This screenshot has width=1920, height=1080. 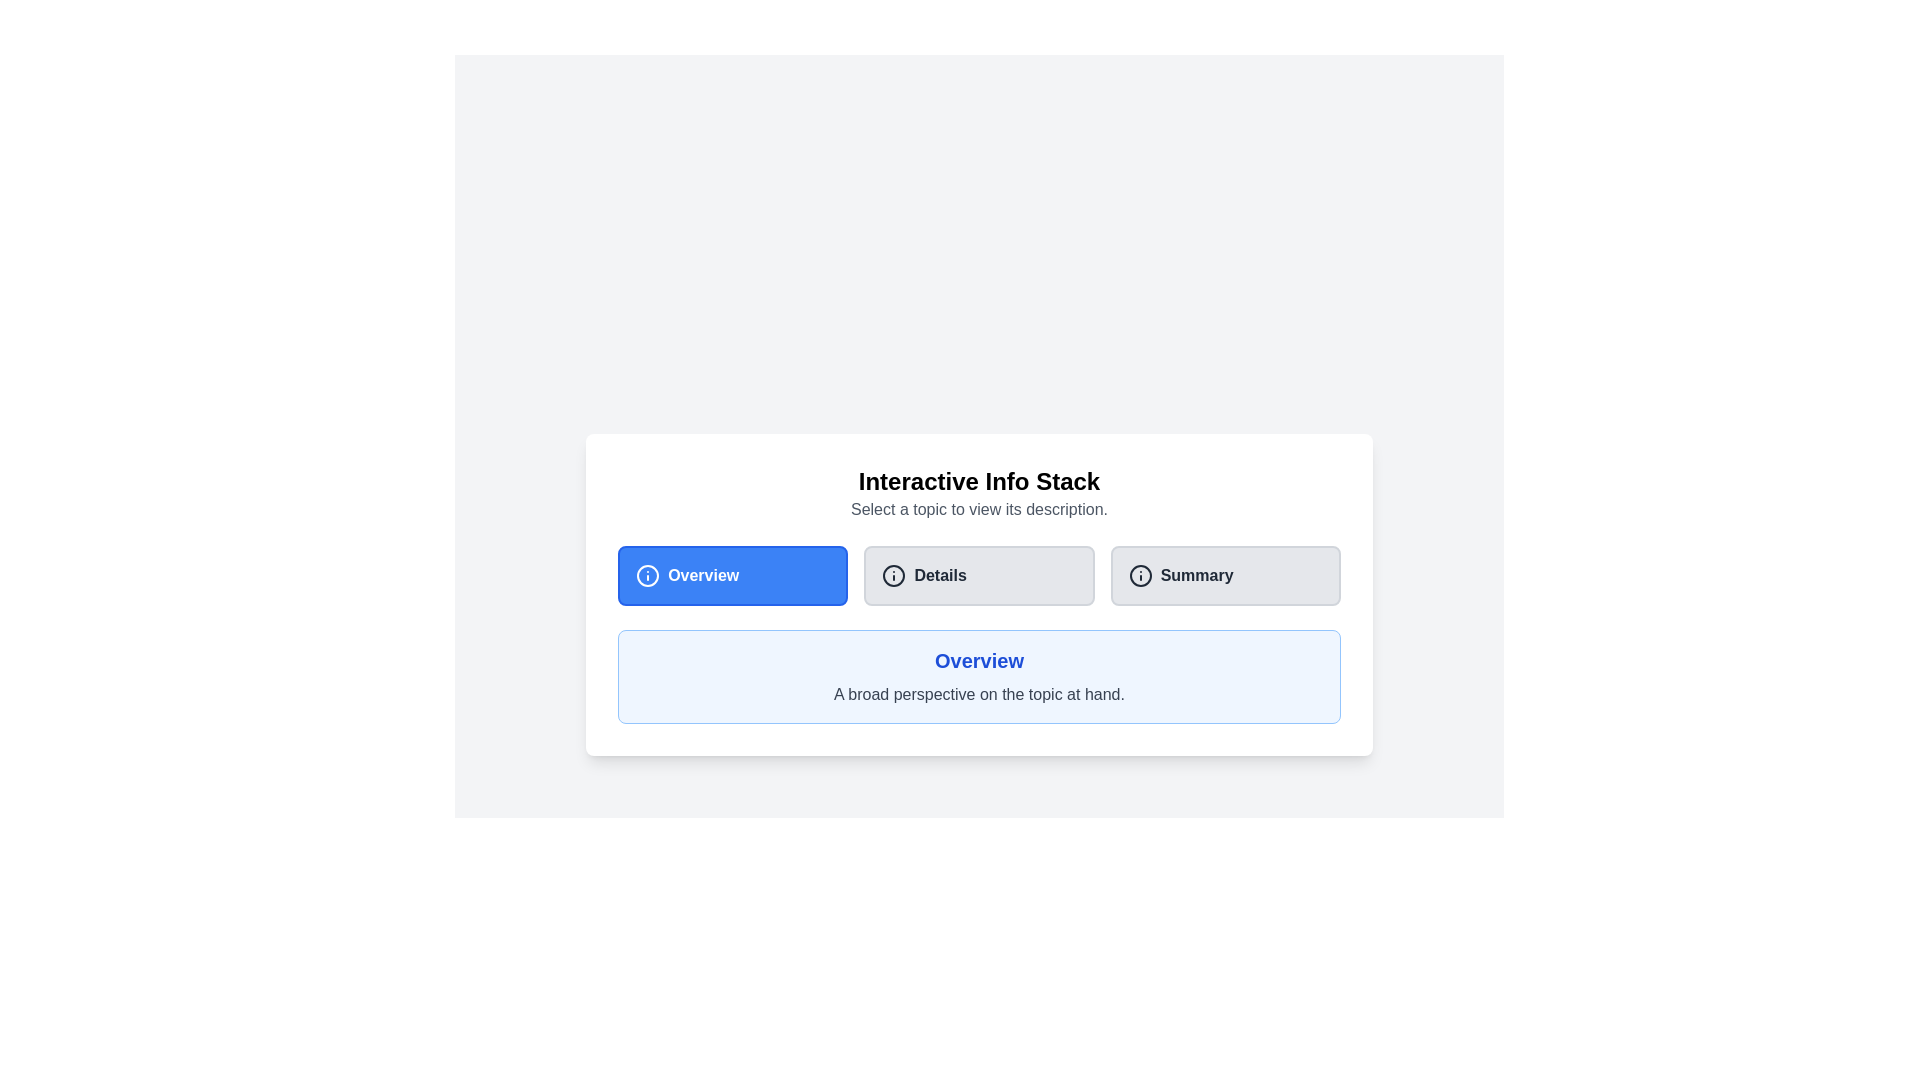 What do you see at coordinates (979, 660) in the screenshot?
I see `prominently styled text label that says 'Overview' located in the upper portion of a light blue background box` at bounding box center [979, 660].